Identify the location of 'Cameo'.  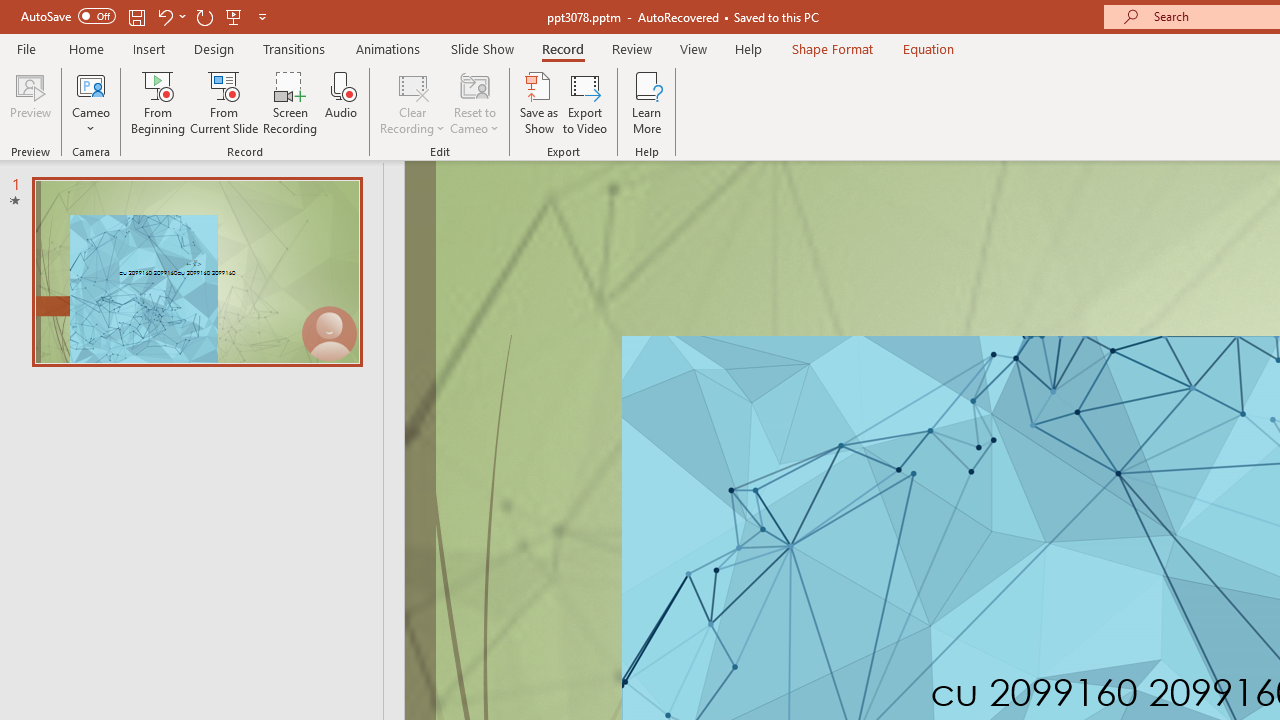
(90, 103).